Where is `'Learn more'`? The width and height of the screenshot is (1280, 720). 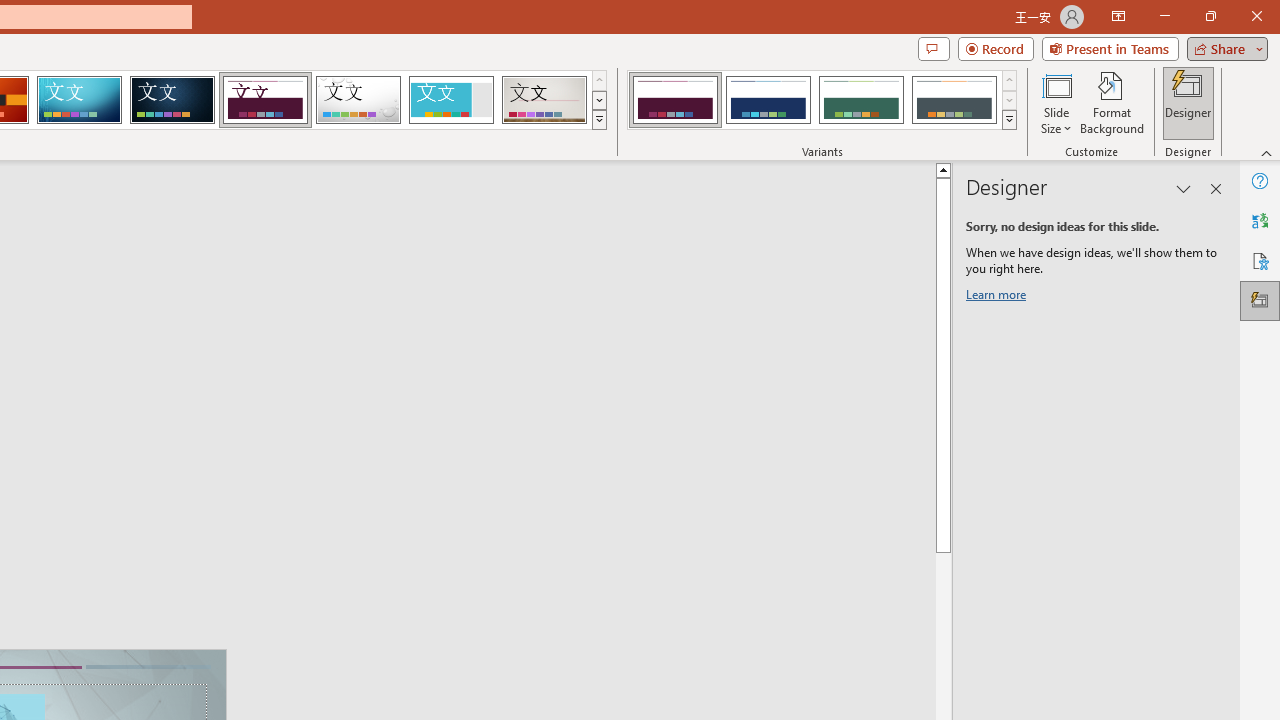 'Learn more' is located at coordinates (999, 298).